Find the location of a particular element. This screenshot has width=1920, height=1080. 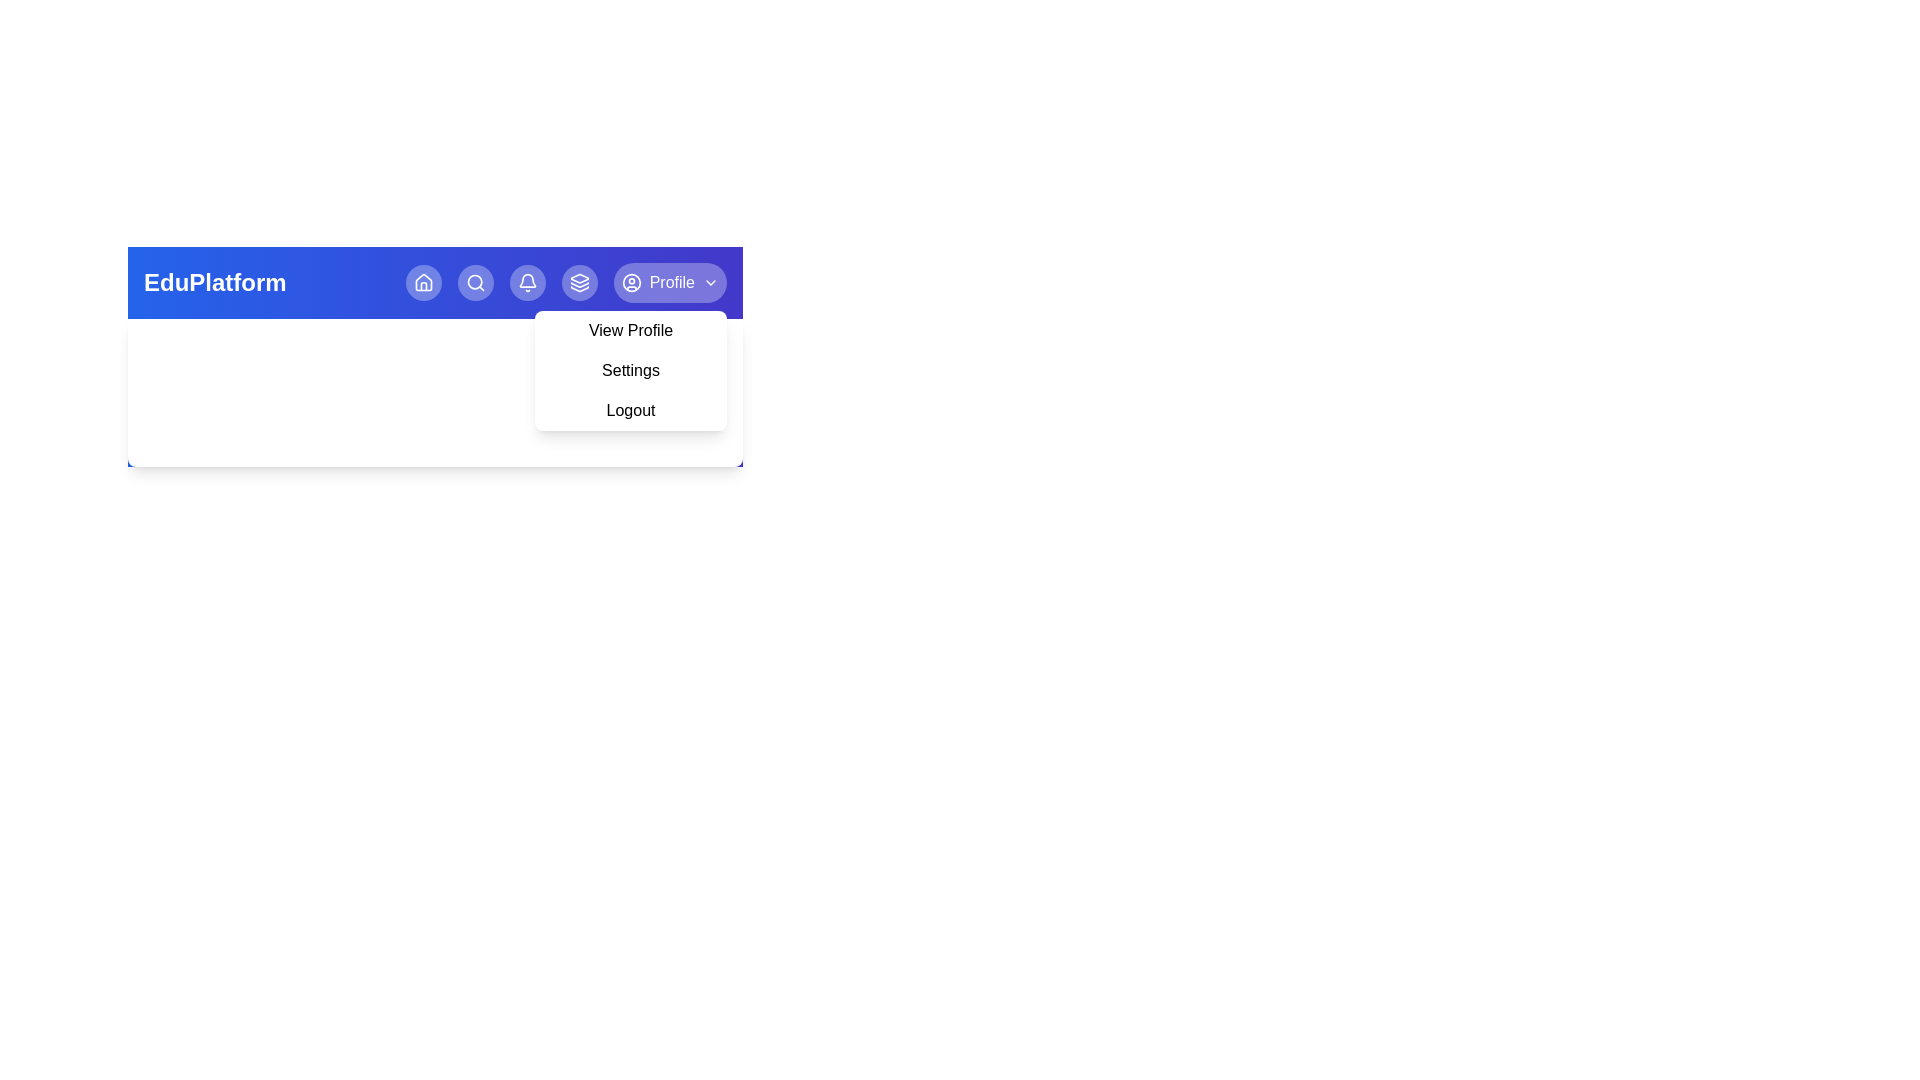

the Settings from the profile menu is located at coordinates (629, 370).